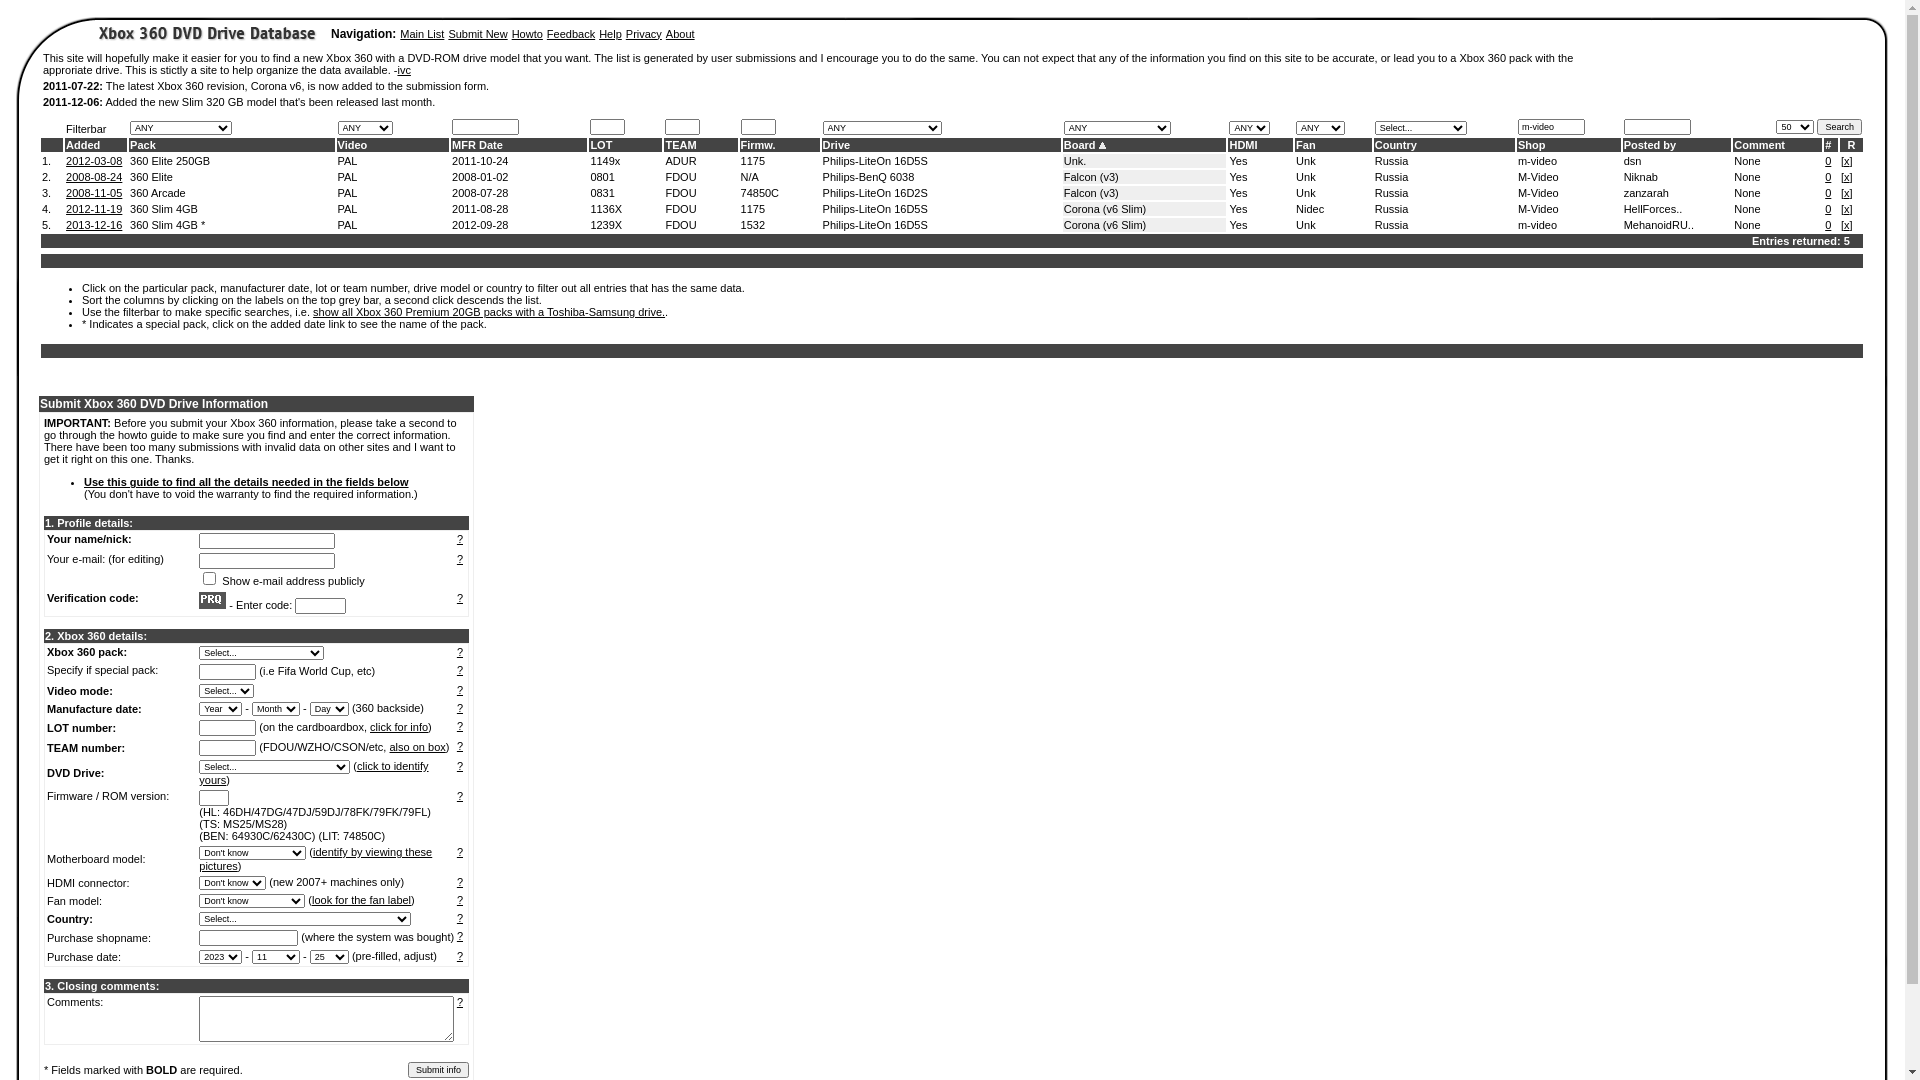 The width and height of the screenshot is (1920, 1080). I want to click on 'also on box', so click(416, 747).